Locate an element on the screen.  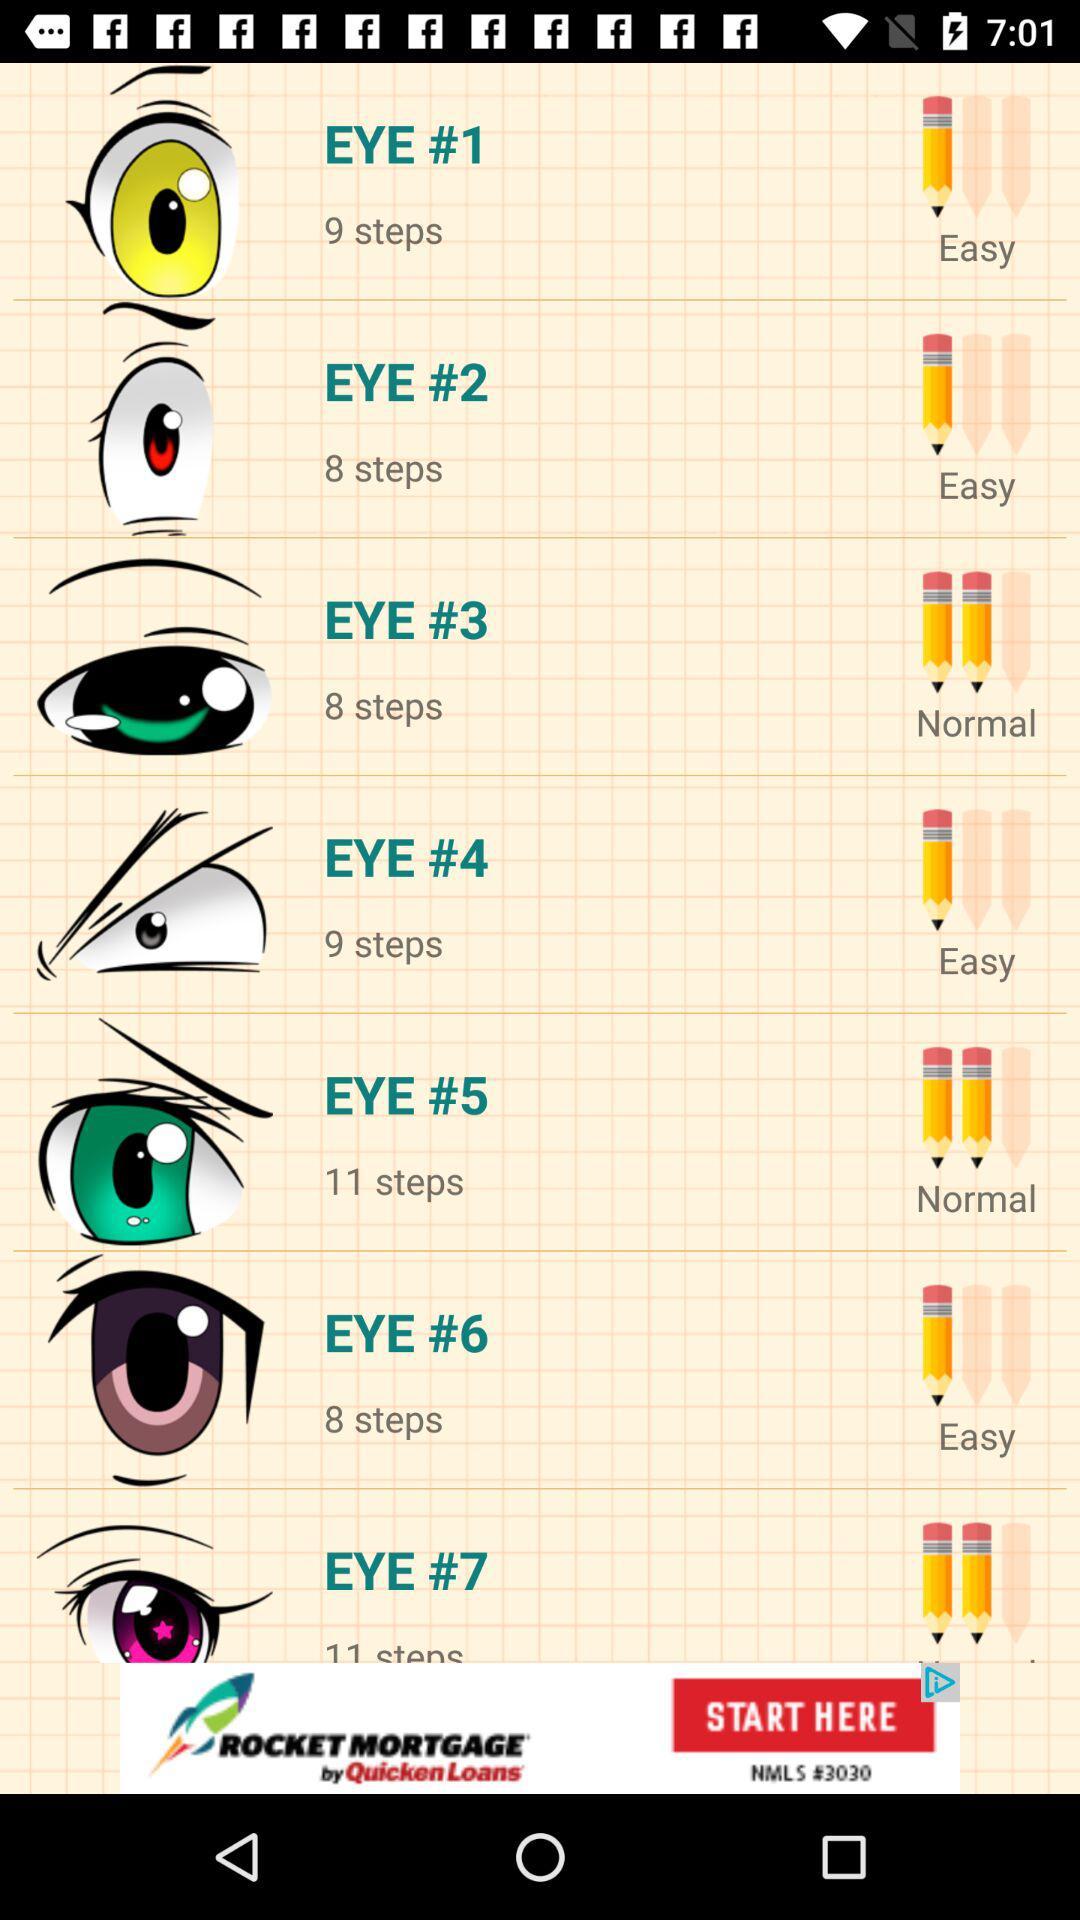
open advertisement is located at coordinates (540, 1727).